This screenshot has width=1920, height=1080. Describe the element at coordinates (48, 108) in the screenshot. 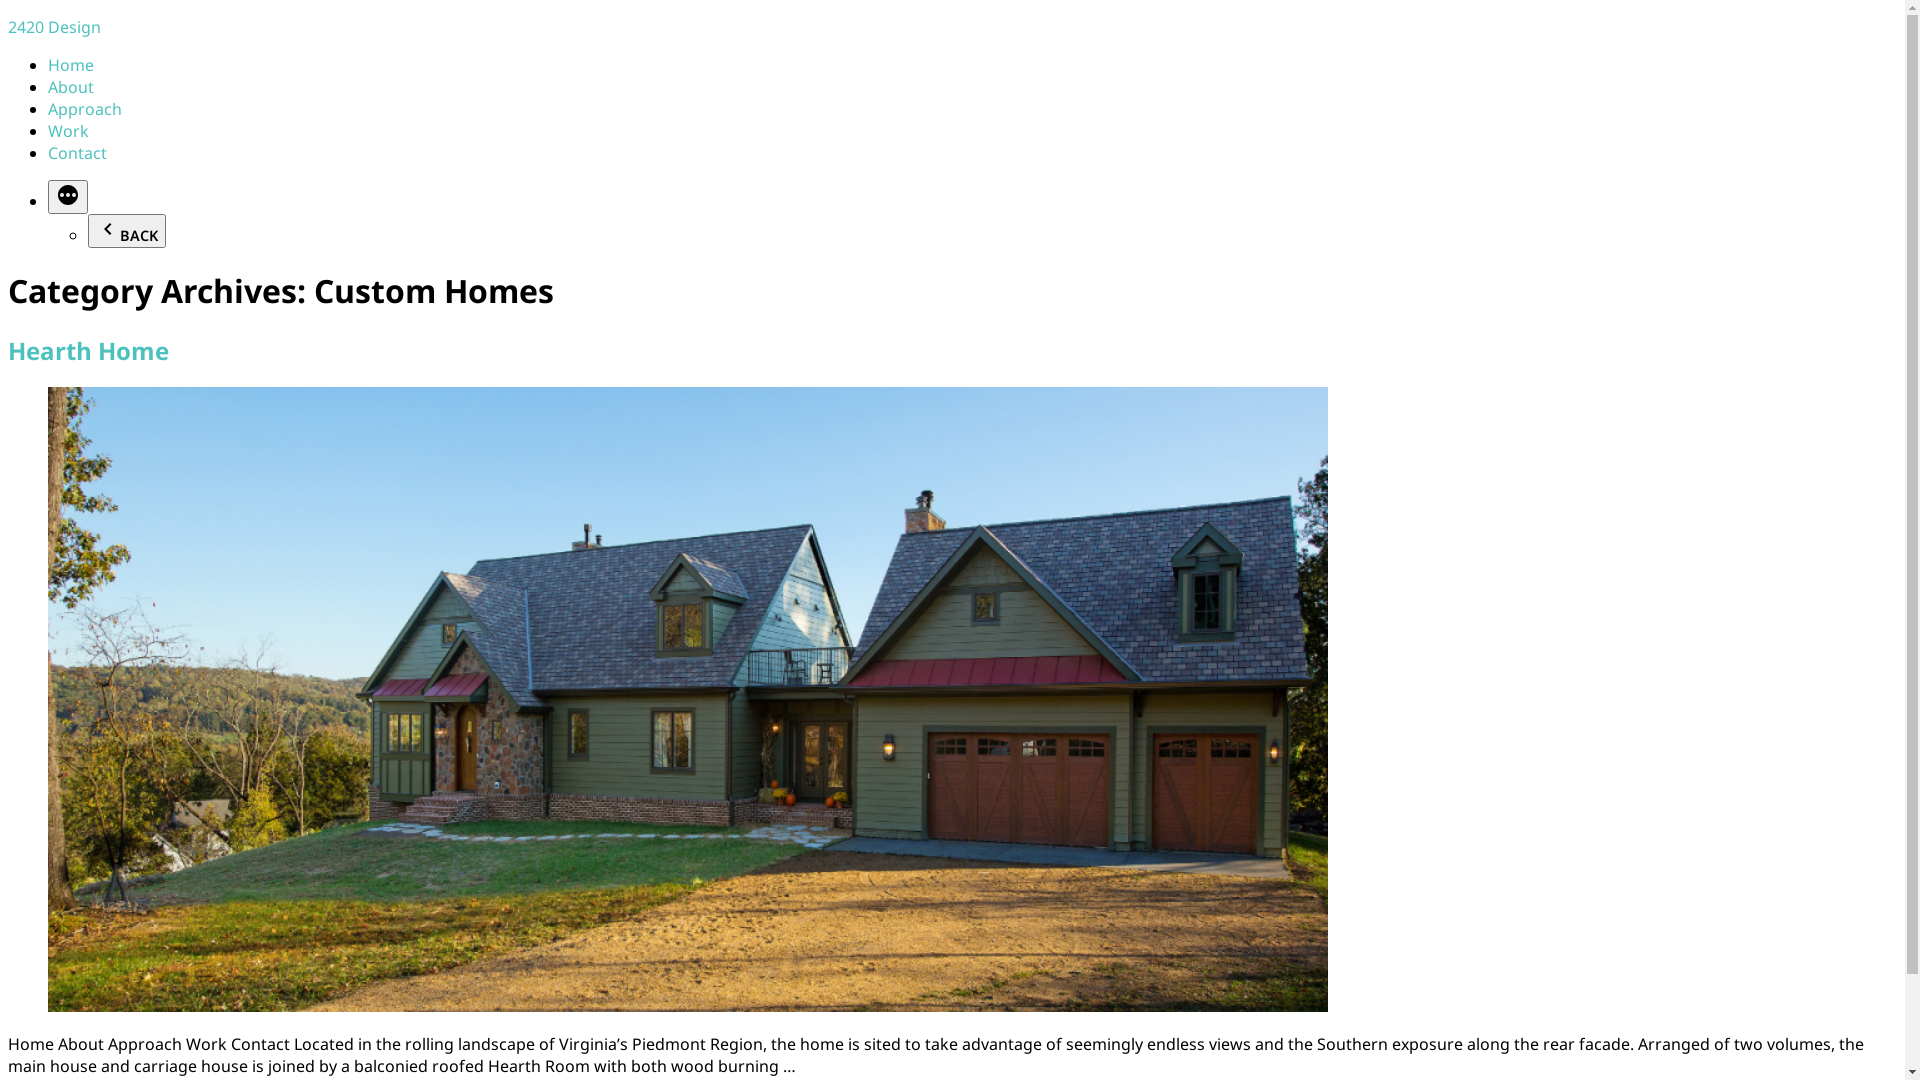

I see `'Approach'` at that location.